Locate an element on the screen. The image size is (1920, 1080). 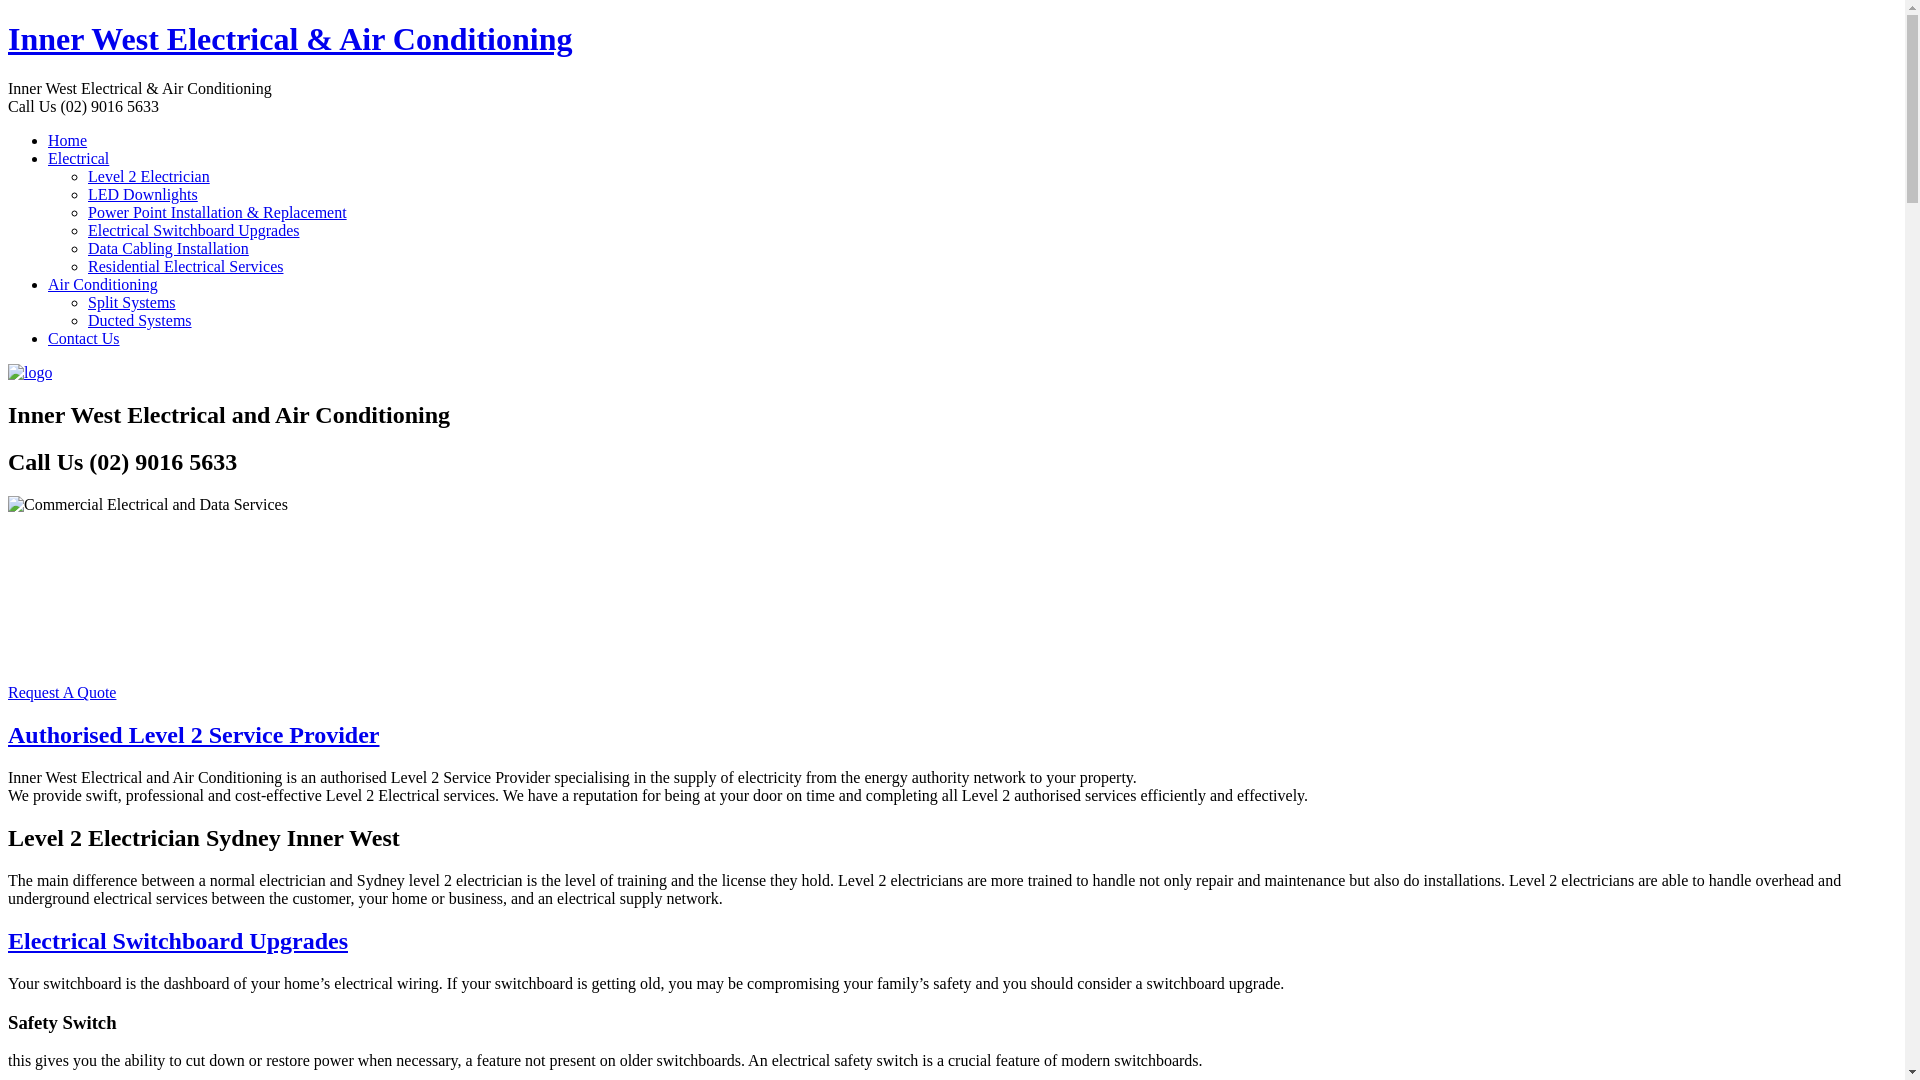
'Ducted Systems' is located at coordinates (138, 319).